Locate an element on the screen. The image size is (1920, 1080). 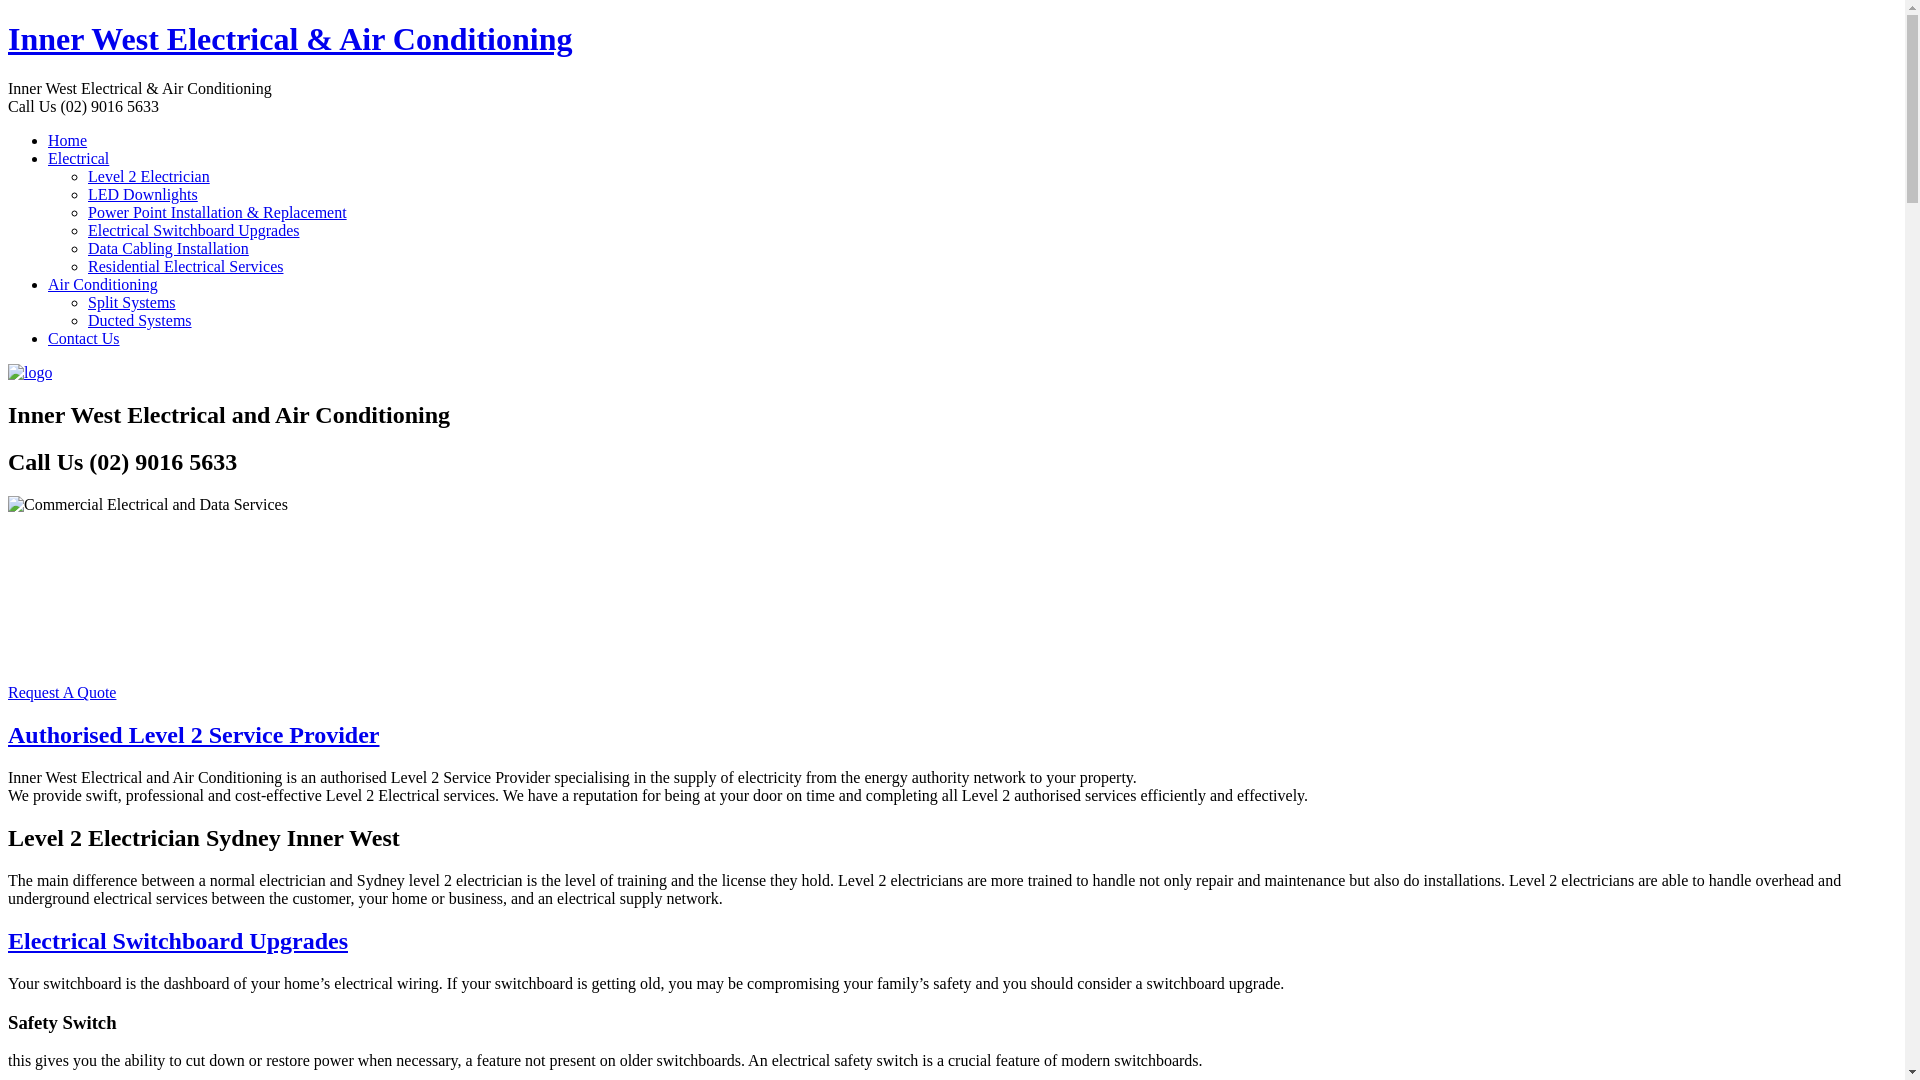
'Ducted Systems' is located at coordinates (138, 319).